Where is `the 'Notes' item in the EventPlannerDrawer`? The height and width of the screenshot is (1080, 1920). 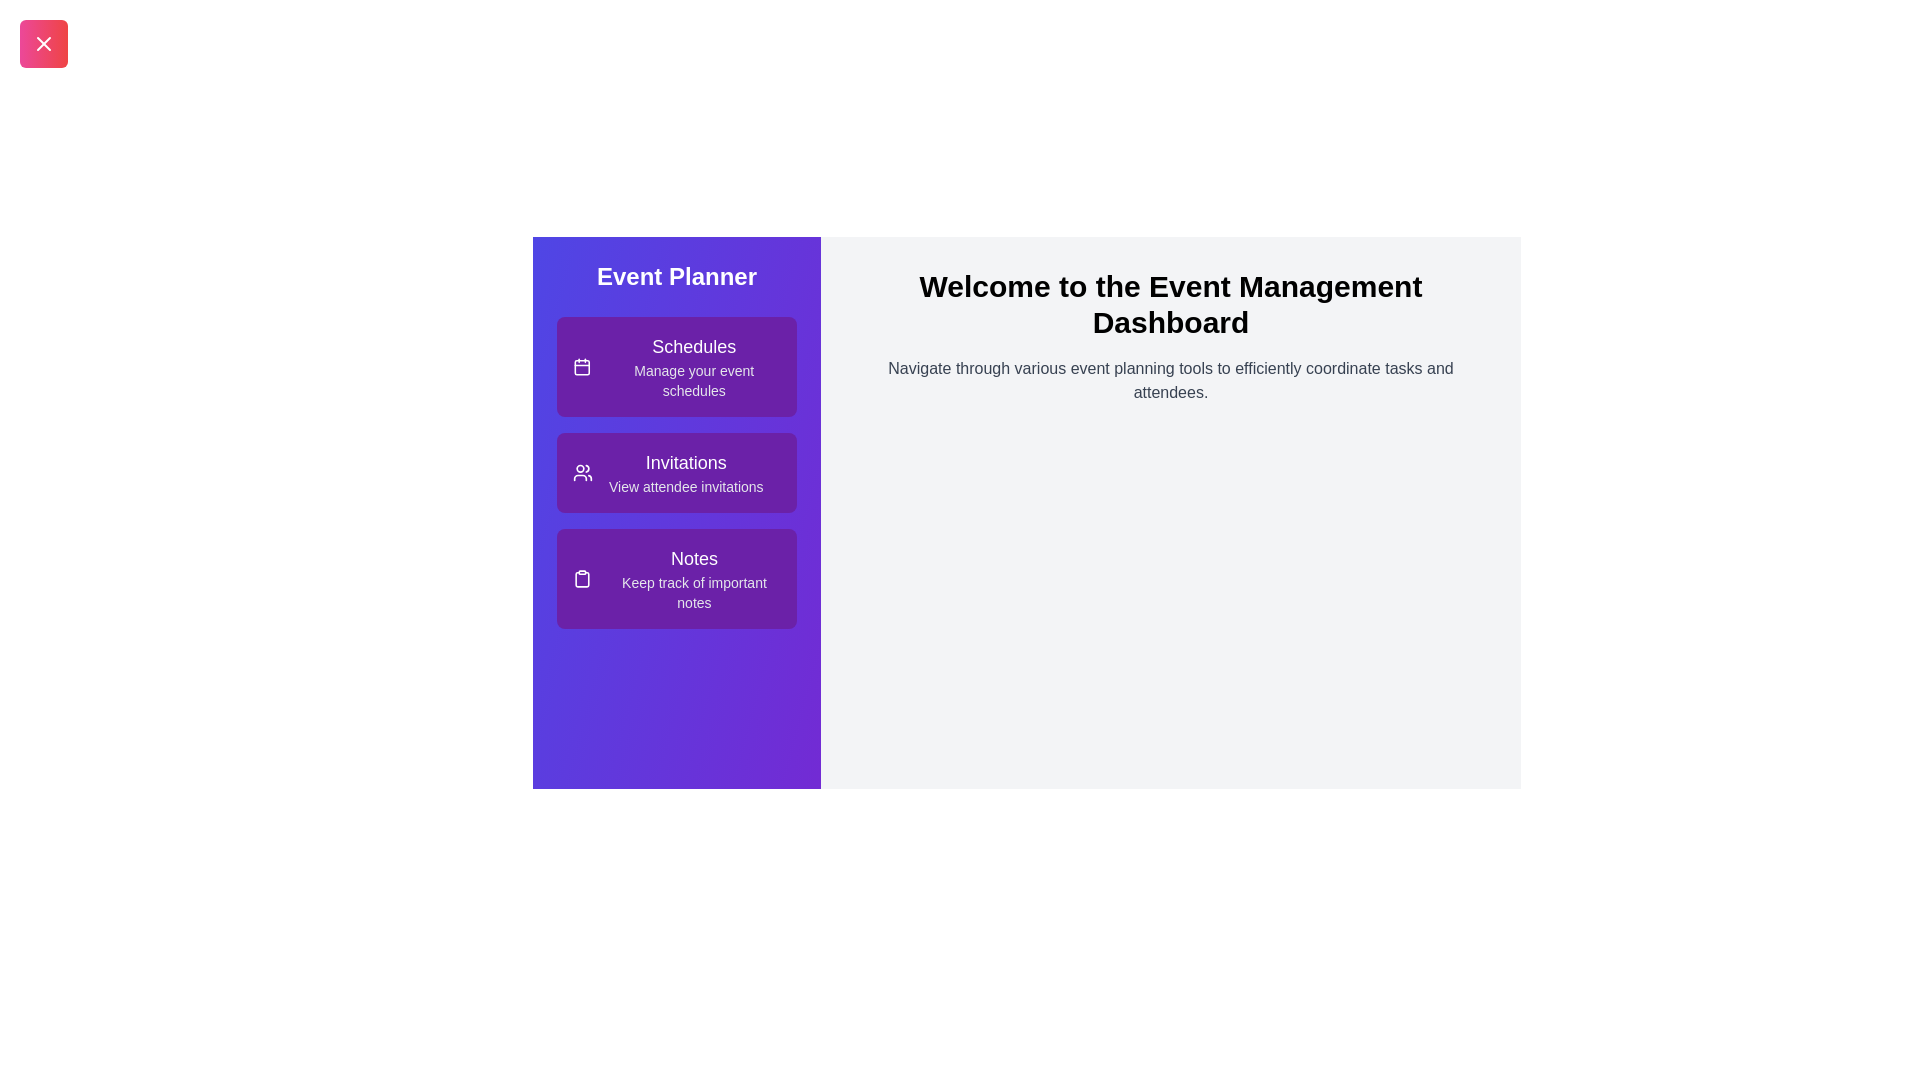 the 'Notes' item in the EventPlannerDrawer is located at coordinates (676, 578).